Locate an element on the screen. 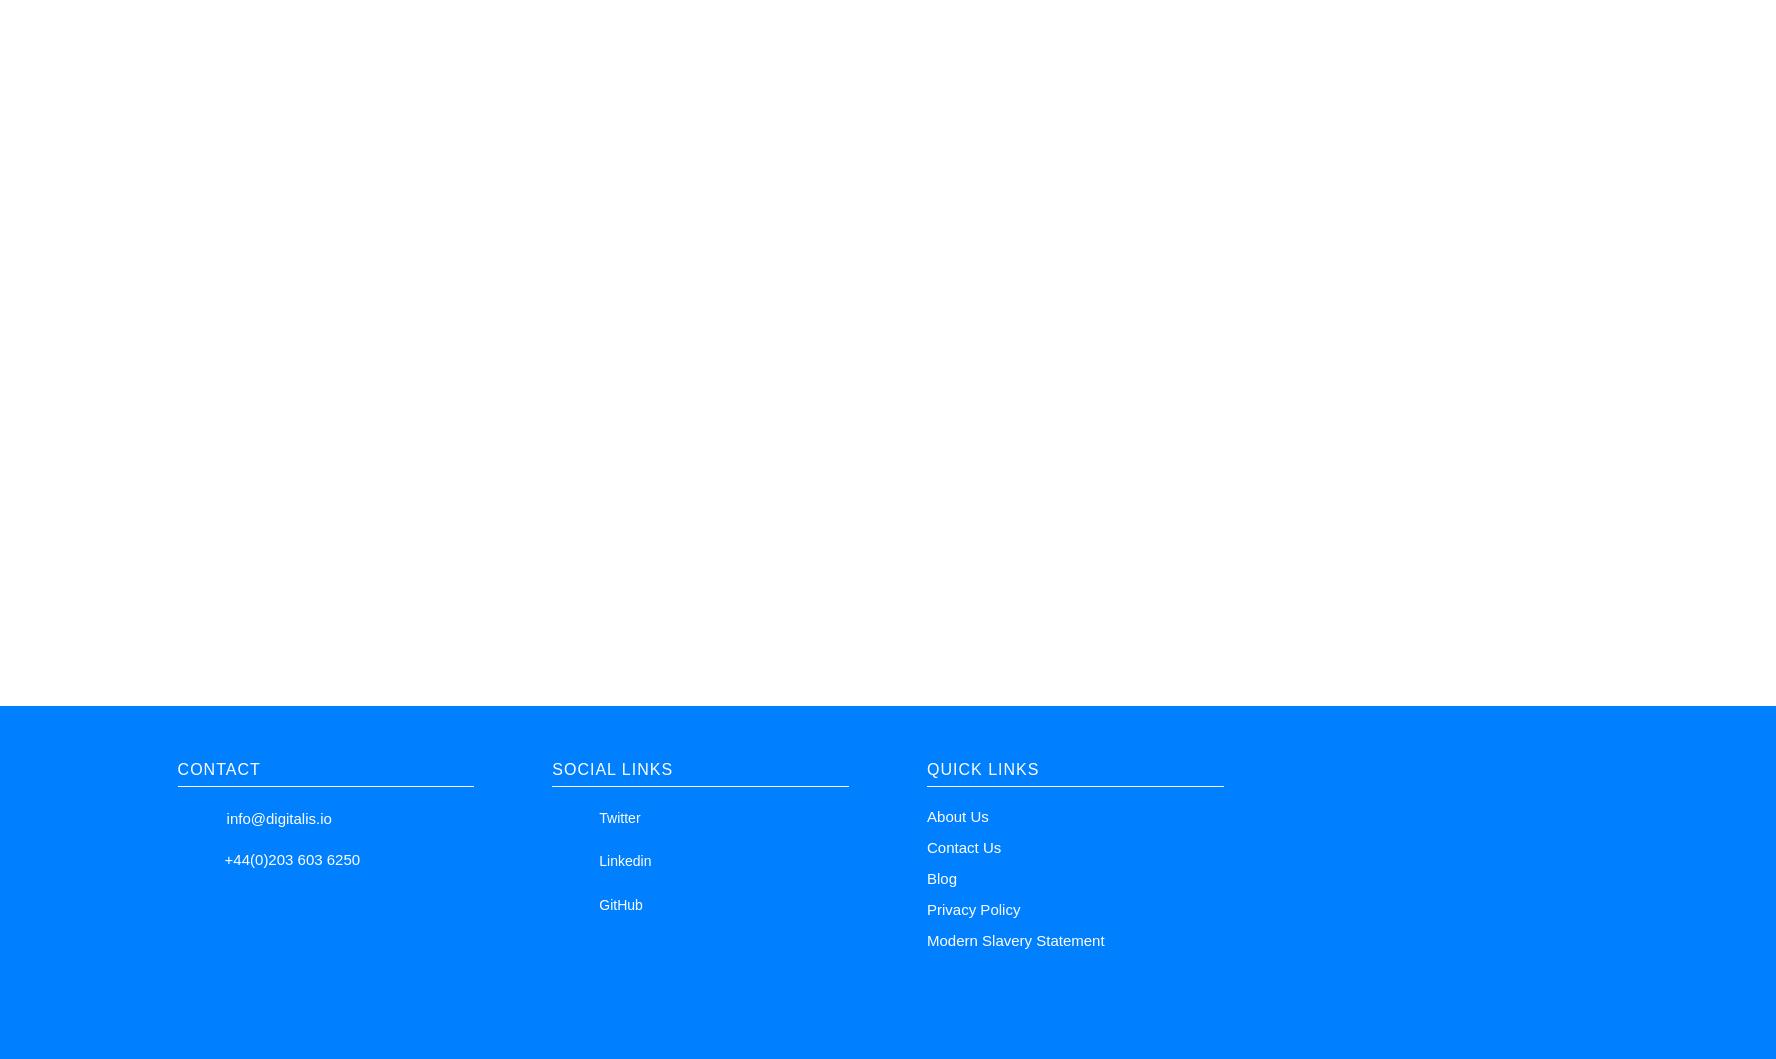  'SOCIAL LINKS' is located at coordinates (611, 767).